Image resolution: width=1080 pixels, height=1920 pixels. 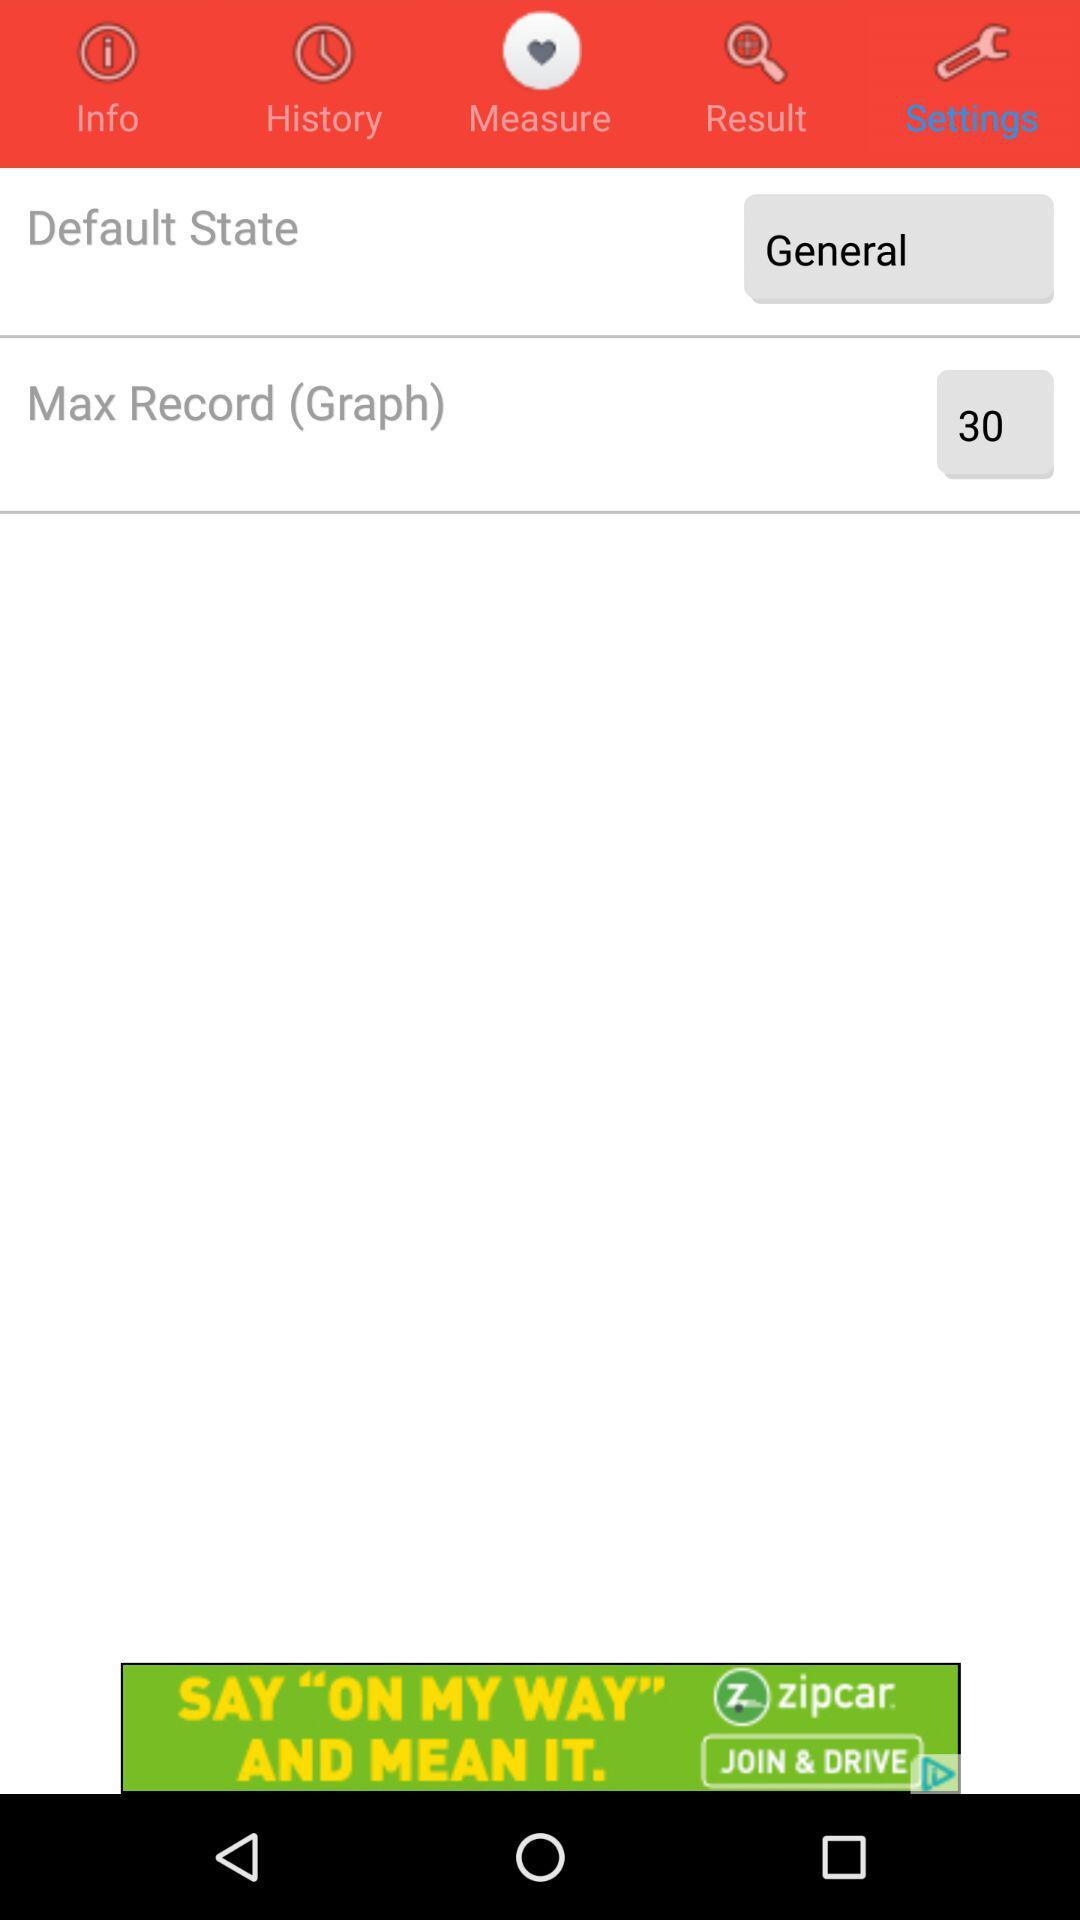 What do you see at coordinates (540, 1727) in the screenshot?
I see `advertisement page` at bounding box center [540, 1727].